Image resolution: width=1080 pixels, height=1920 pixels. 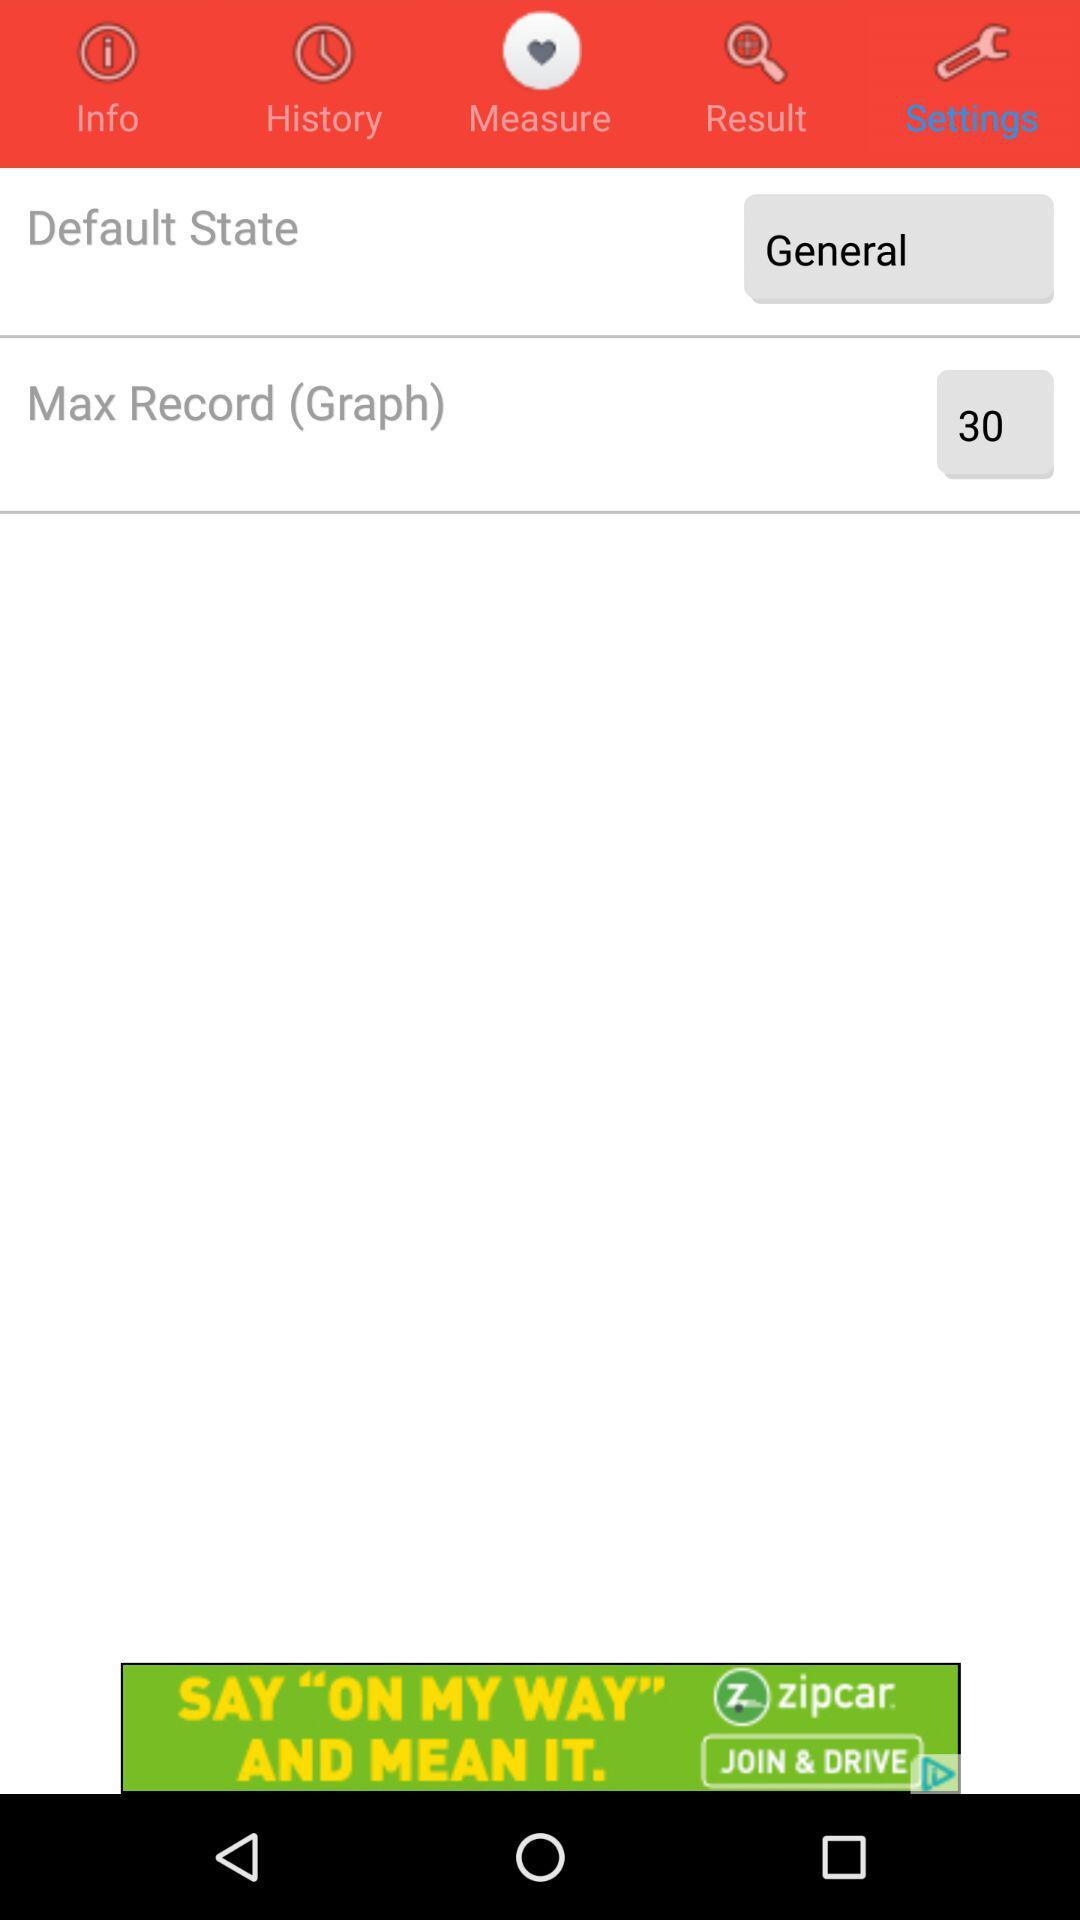 What do you see at coordinates (540, 1727) in the screenshot?
I see `advertisement page` at bounding box center [540, 1727].